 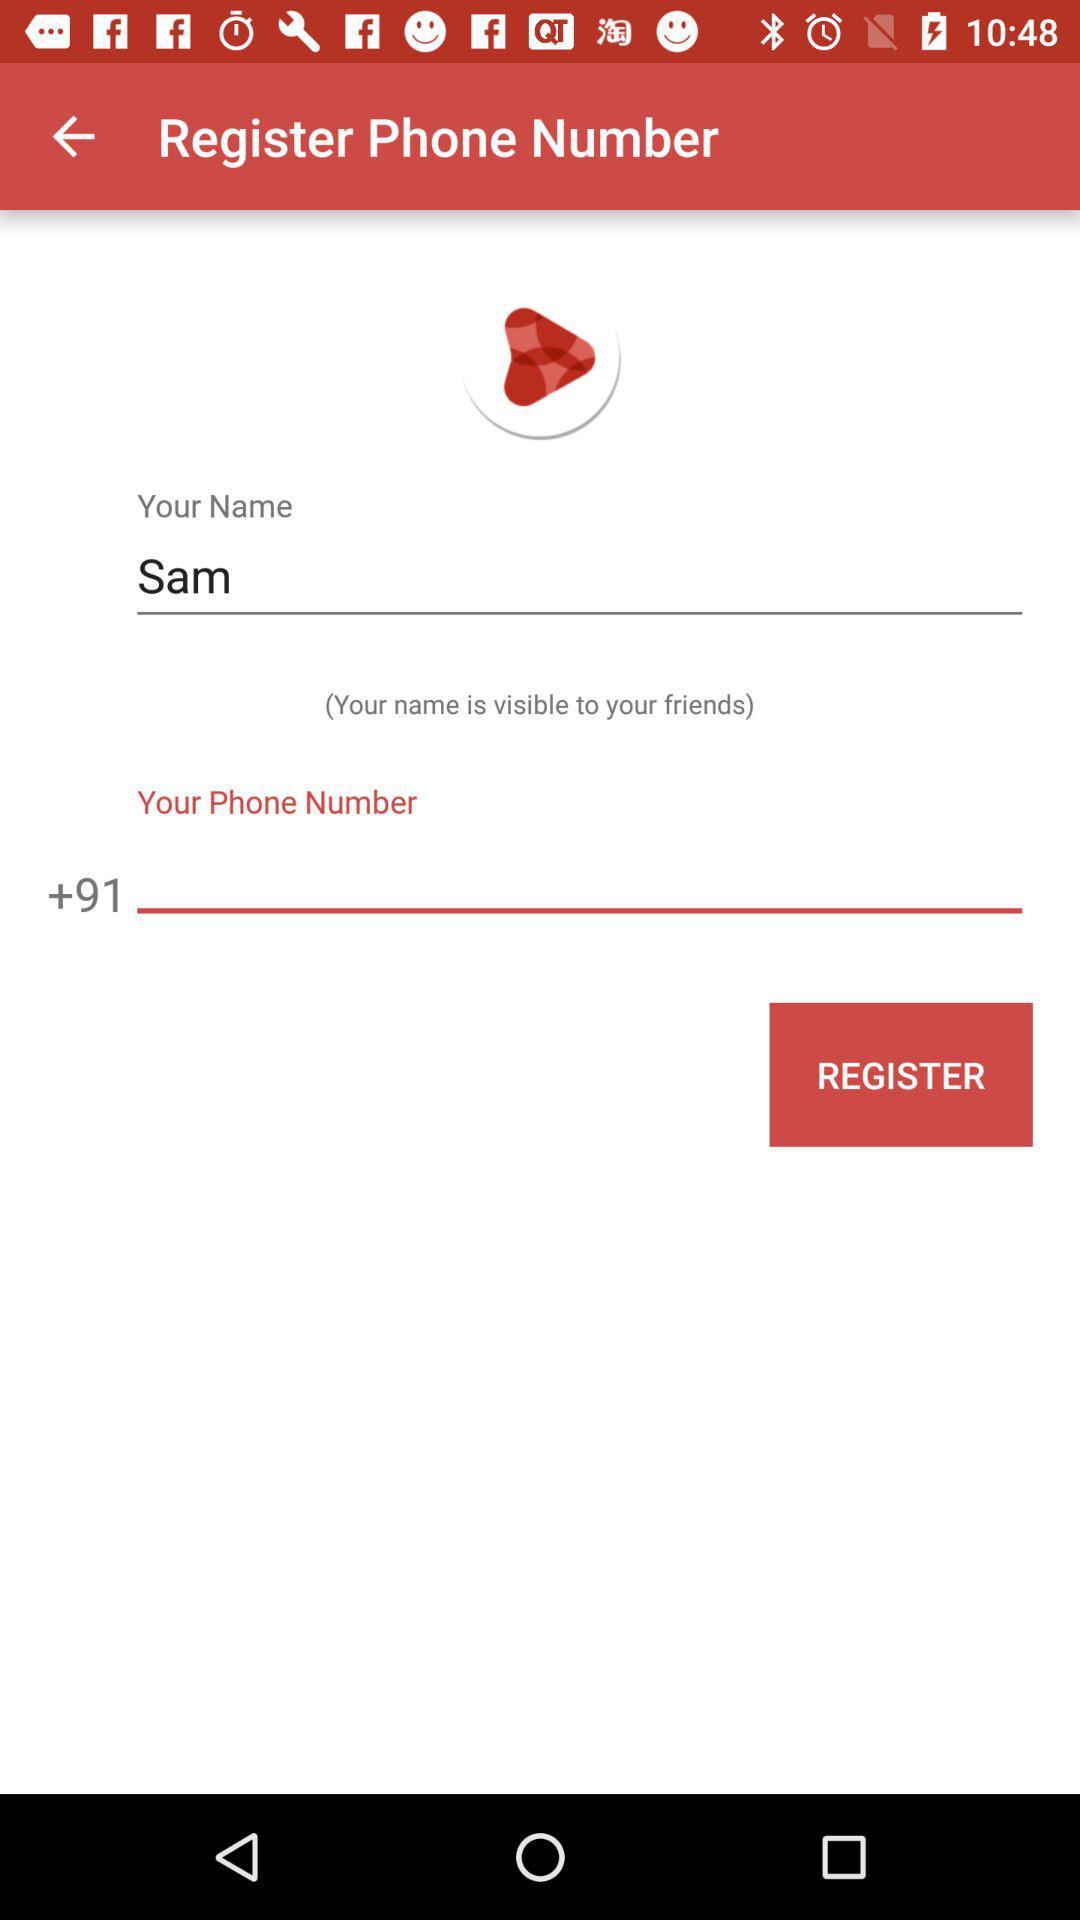 I want to click on item at the top left corner, so click(x=72, y=135).